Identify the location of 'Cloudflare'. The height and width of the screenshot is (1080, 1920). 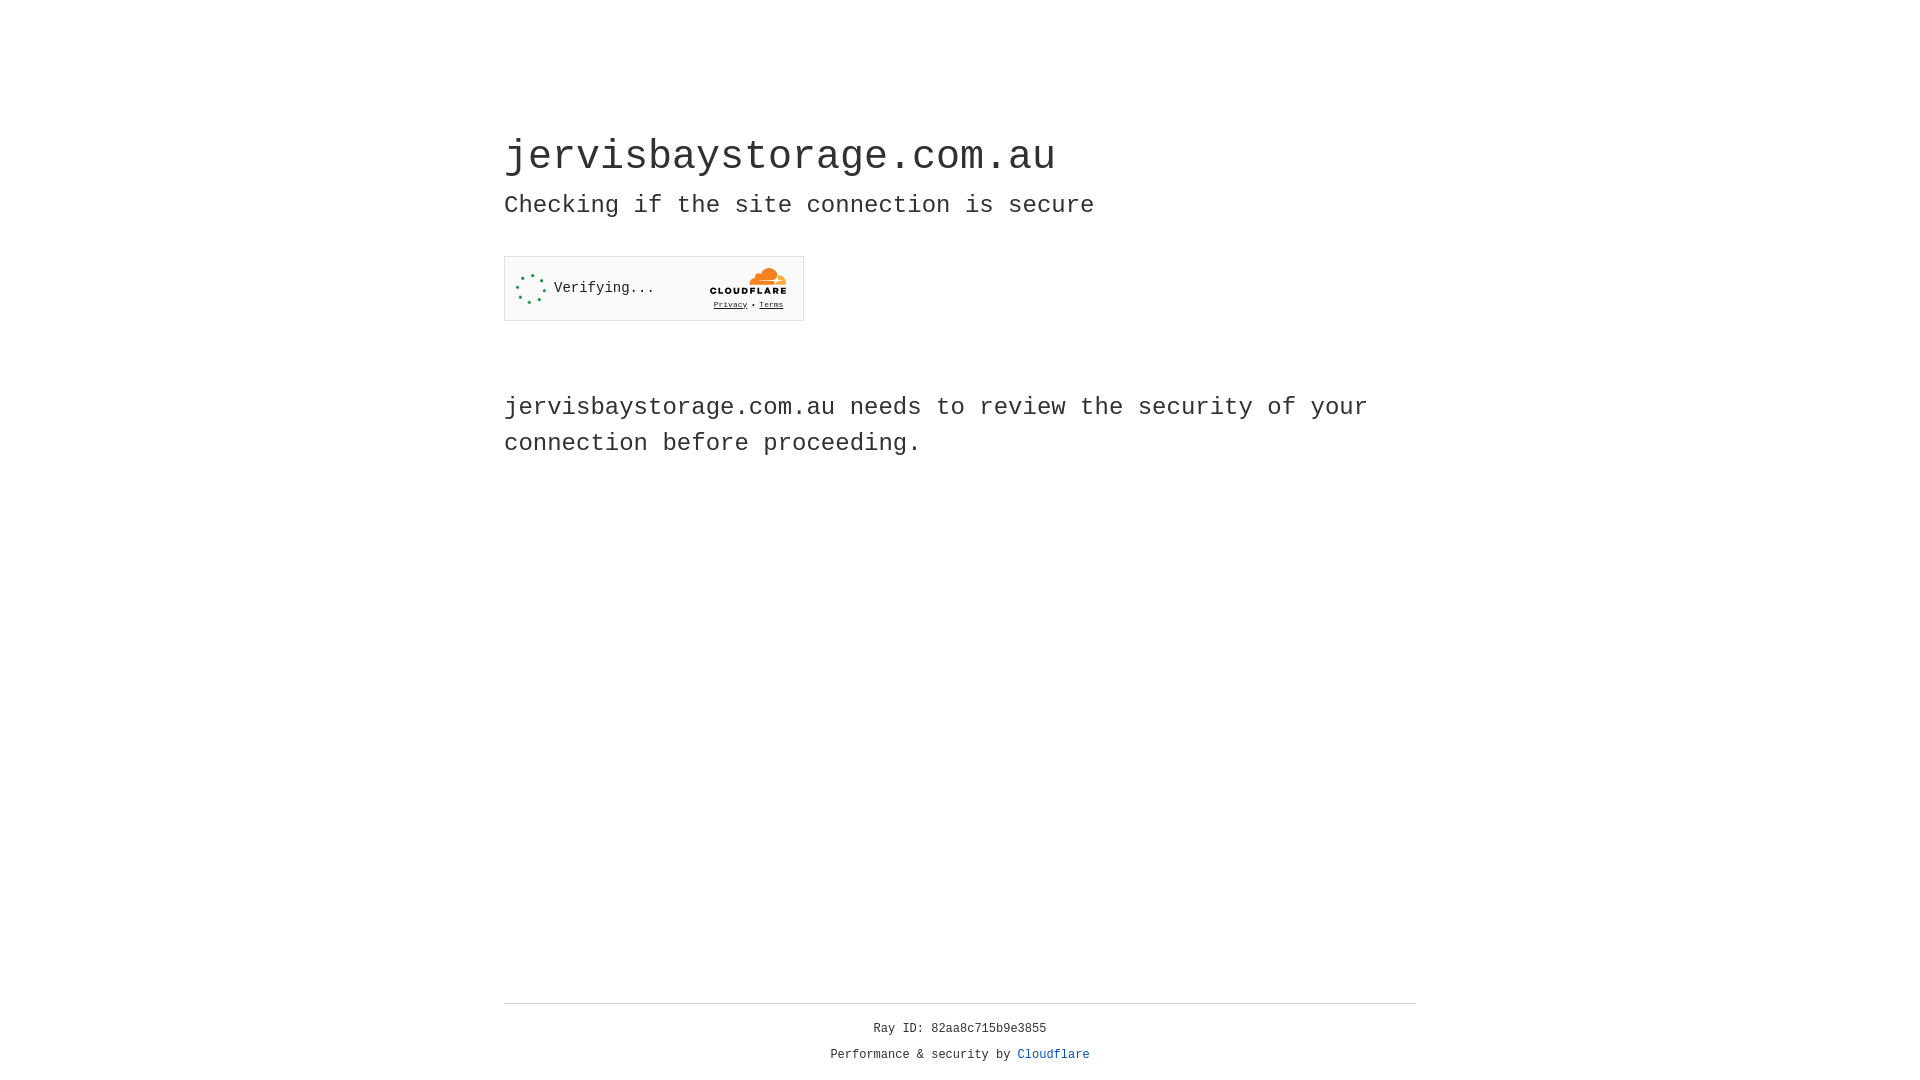
(1053, 1054).